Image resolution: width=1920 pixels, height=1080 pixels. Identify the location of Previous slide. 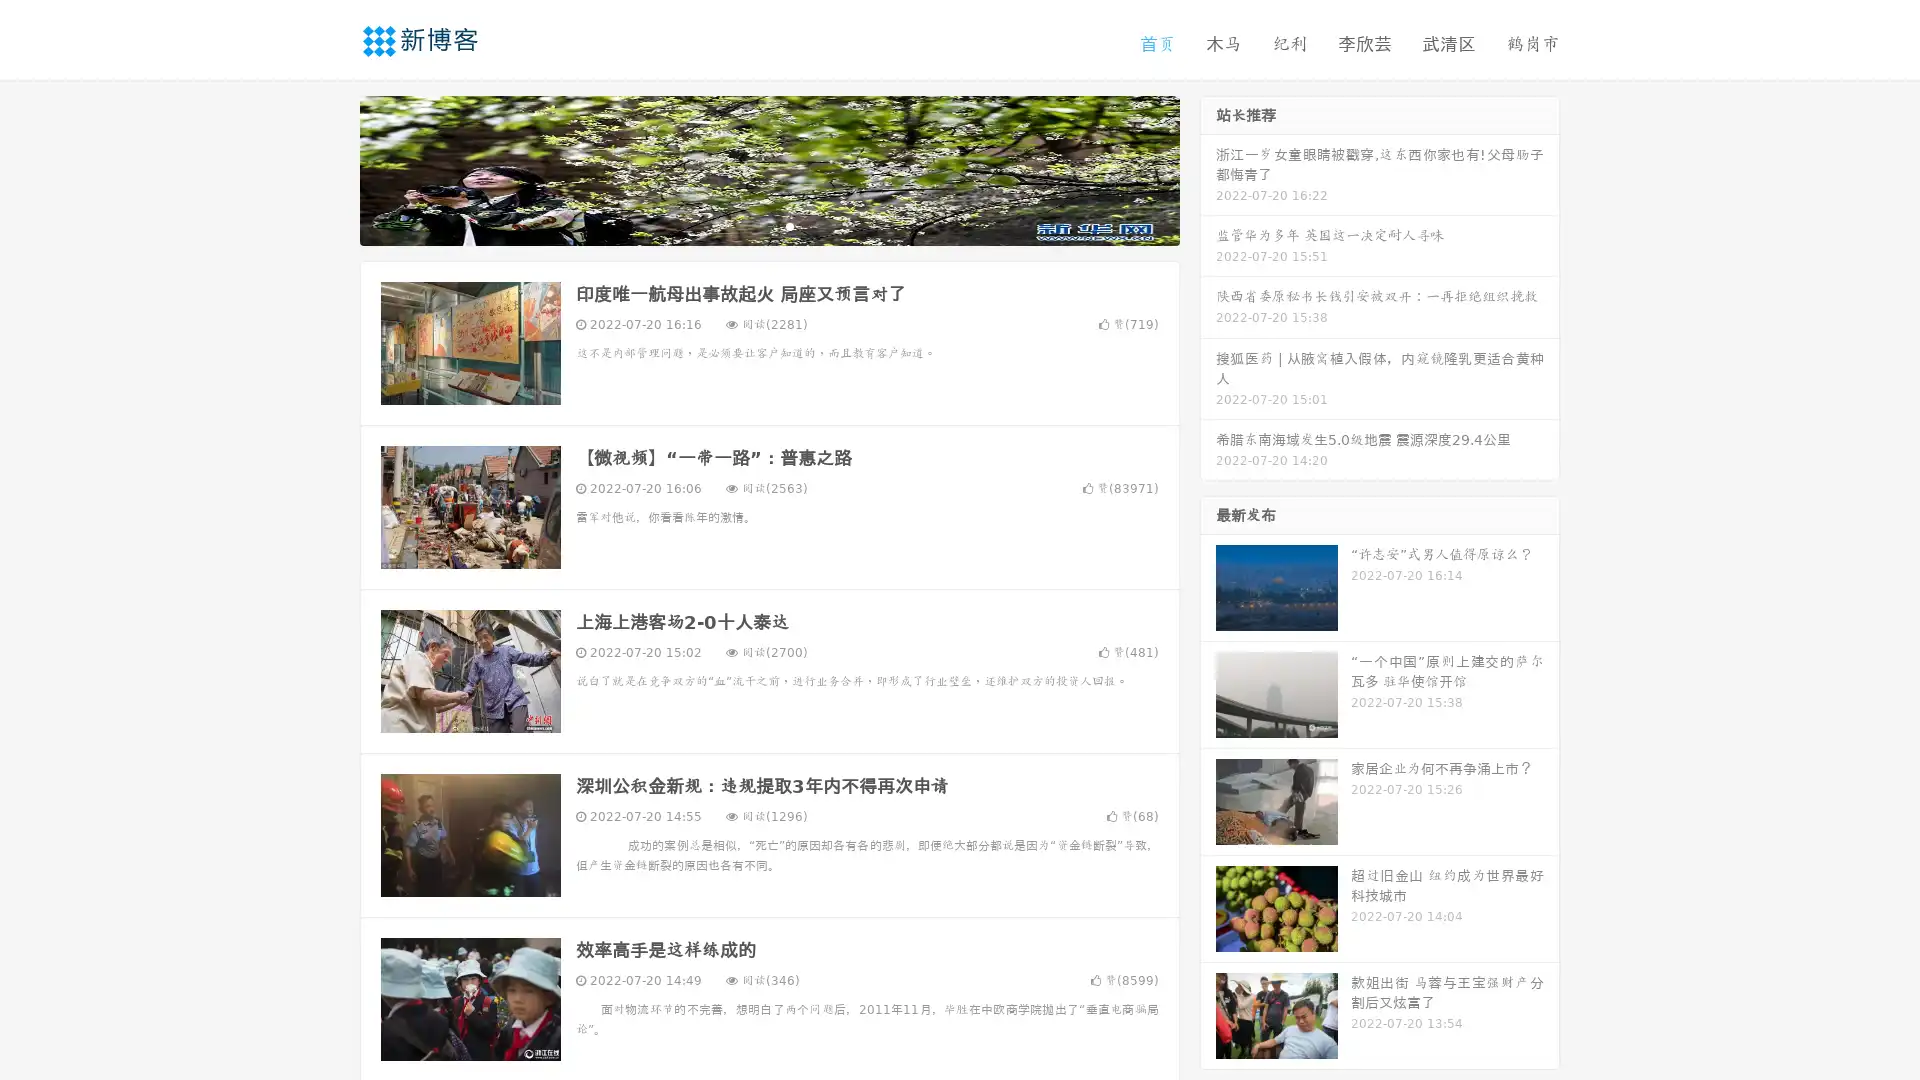
(330, 168).